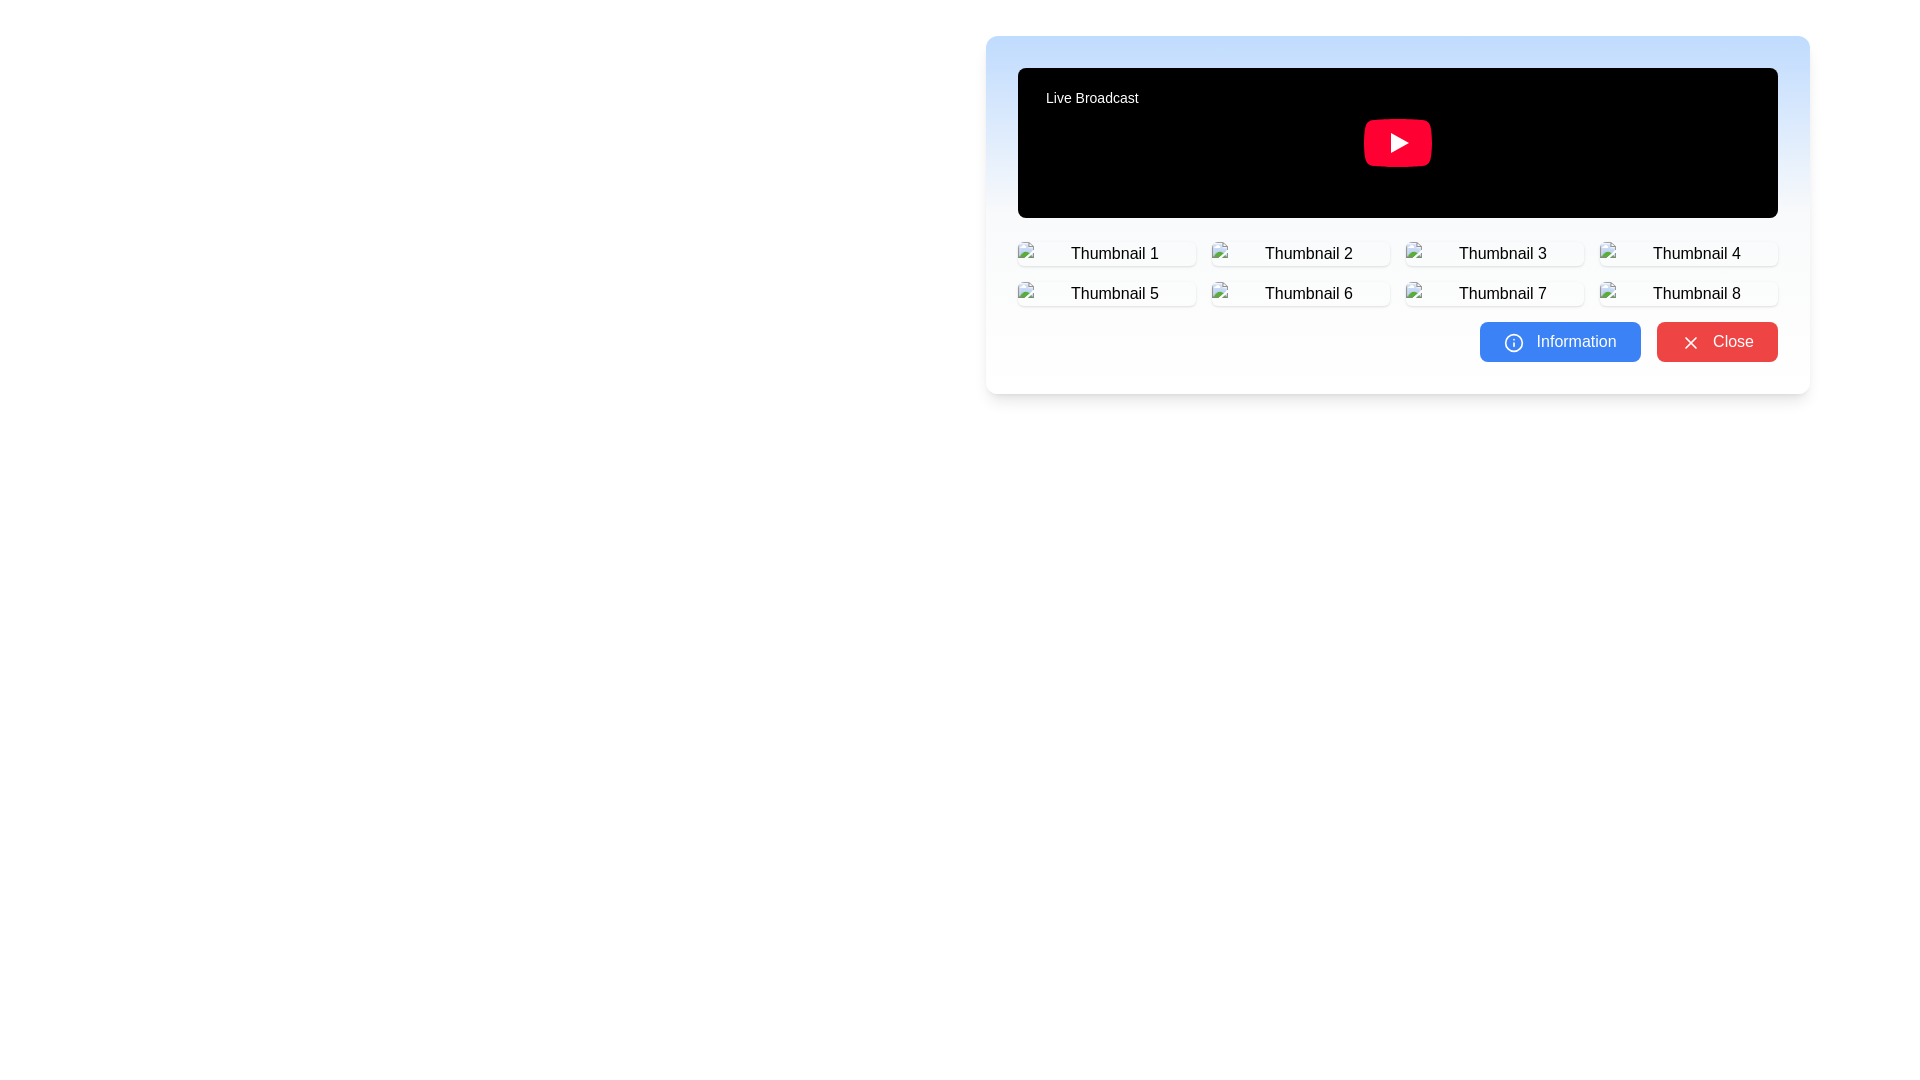 The image size is (1920, 1080). Describe the element at coordinates (1688, 253) in the screenshot. I see `the Thumbnail button labeled 'Thumbnail 4'` at that location.